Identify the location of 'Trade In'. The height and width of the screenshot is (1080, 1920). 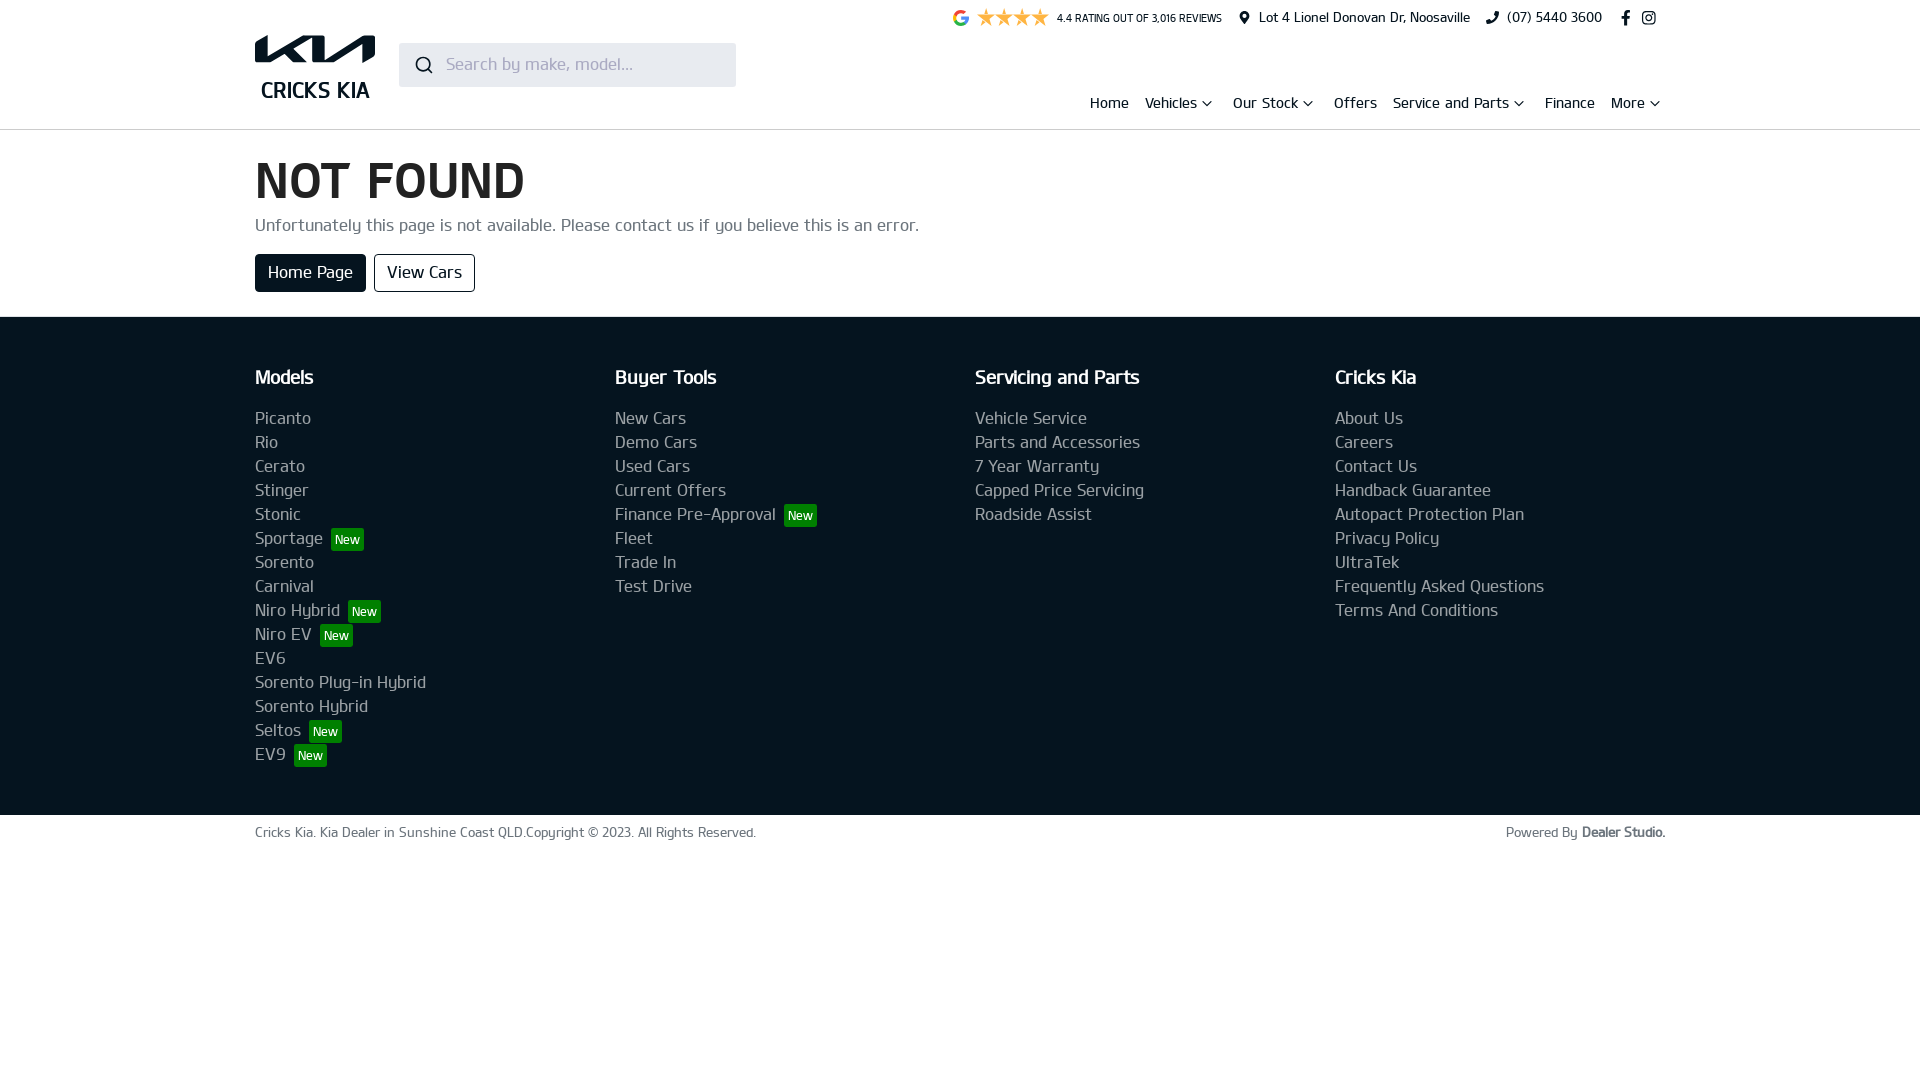
(645, 562).